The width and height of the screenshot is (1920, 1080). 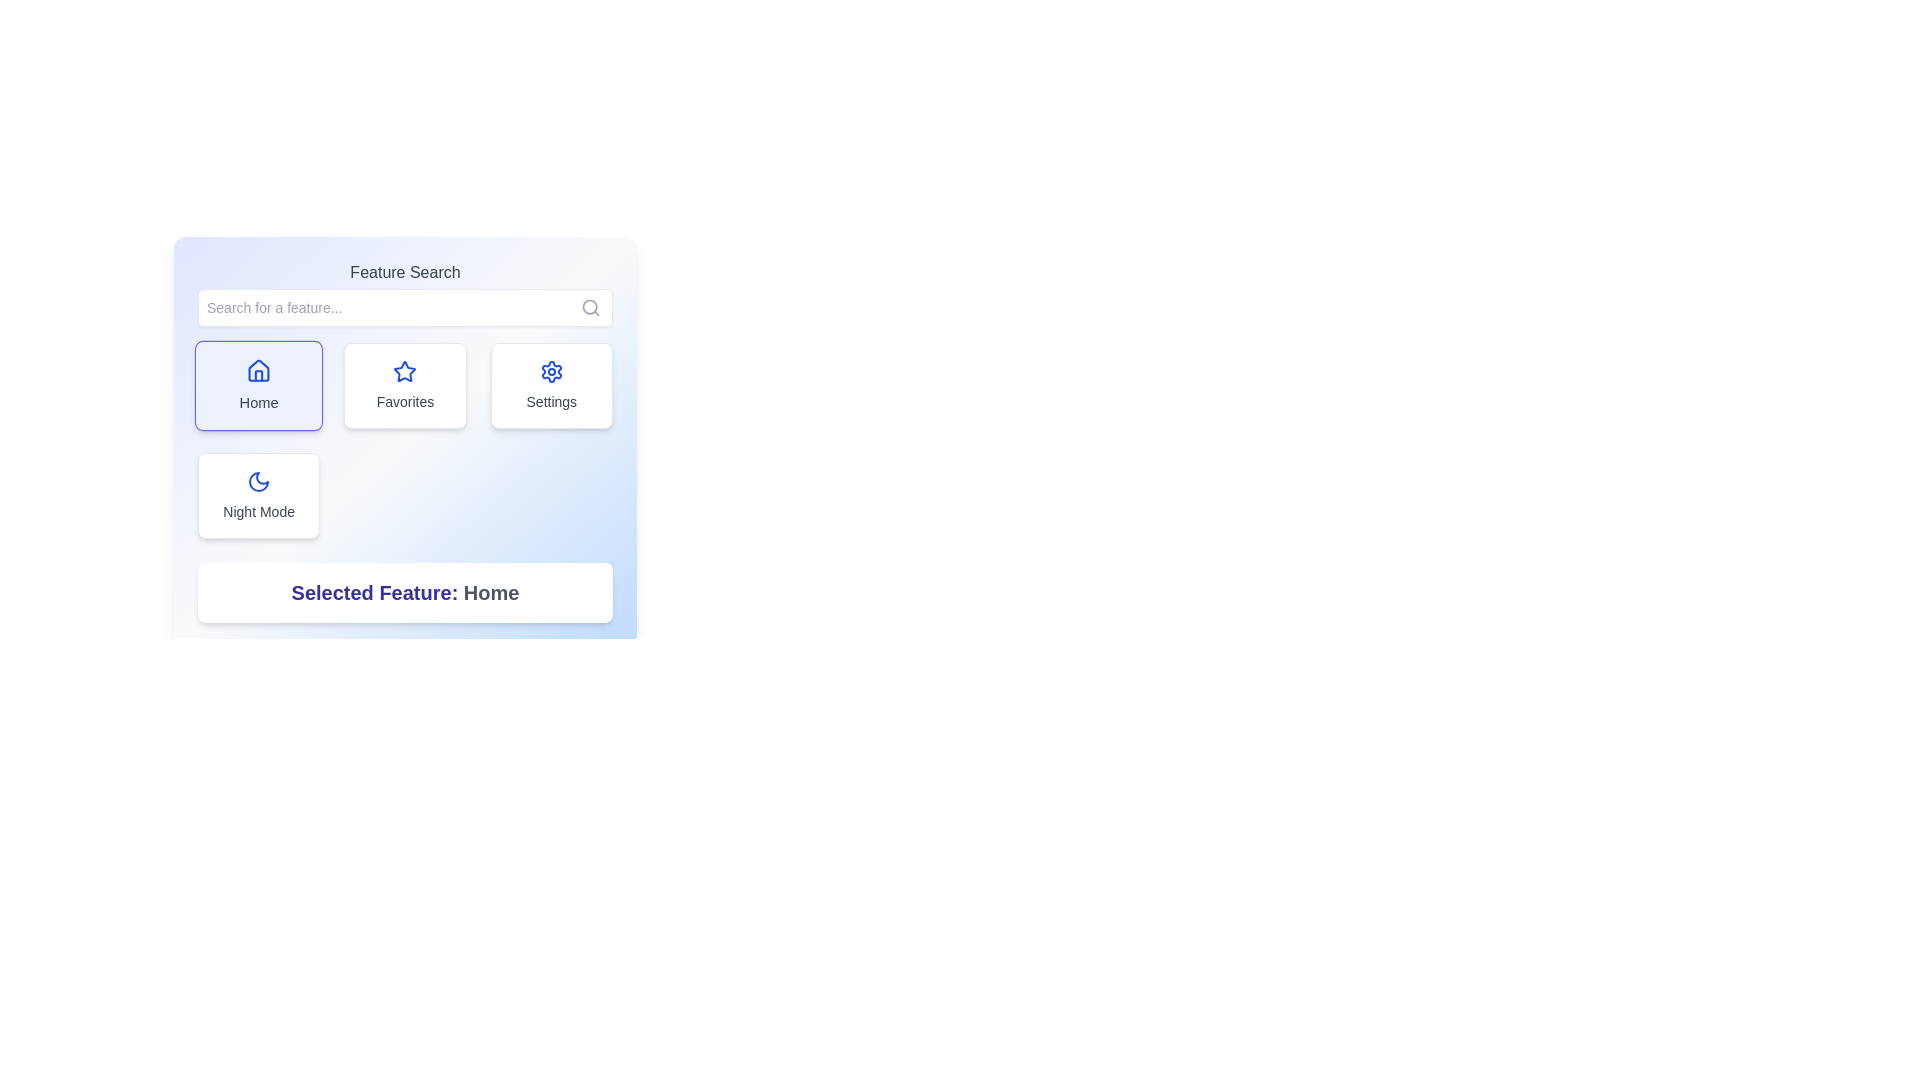 I want to click on the 'Home' text label, which is styled in gray and is located below the house-shaped icon in the top-left box of the feature options grid, so click(x=258, y=402).